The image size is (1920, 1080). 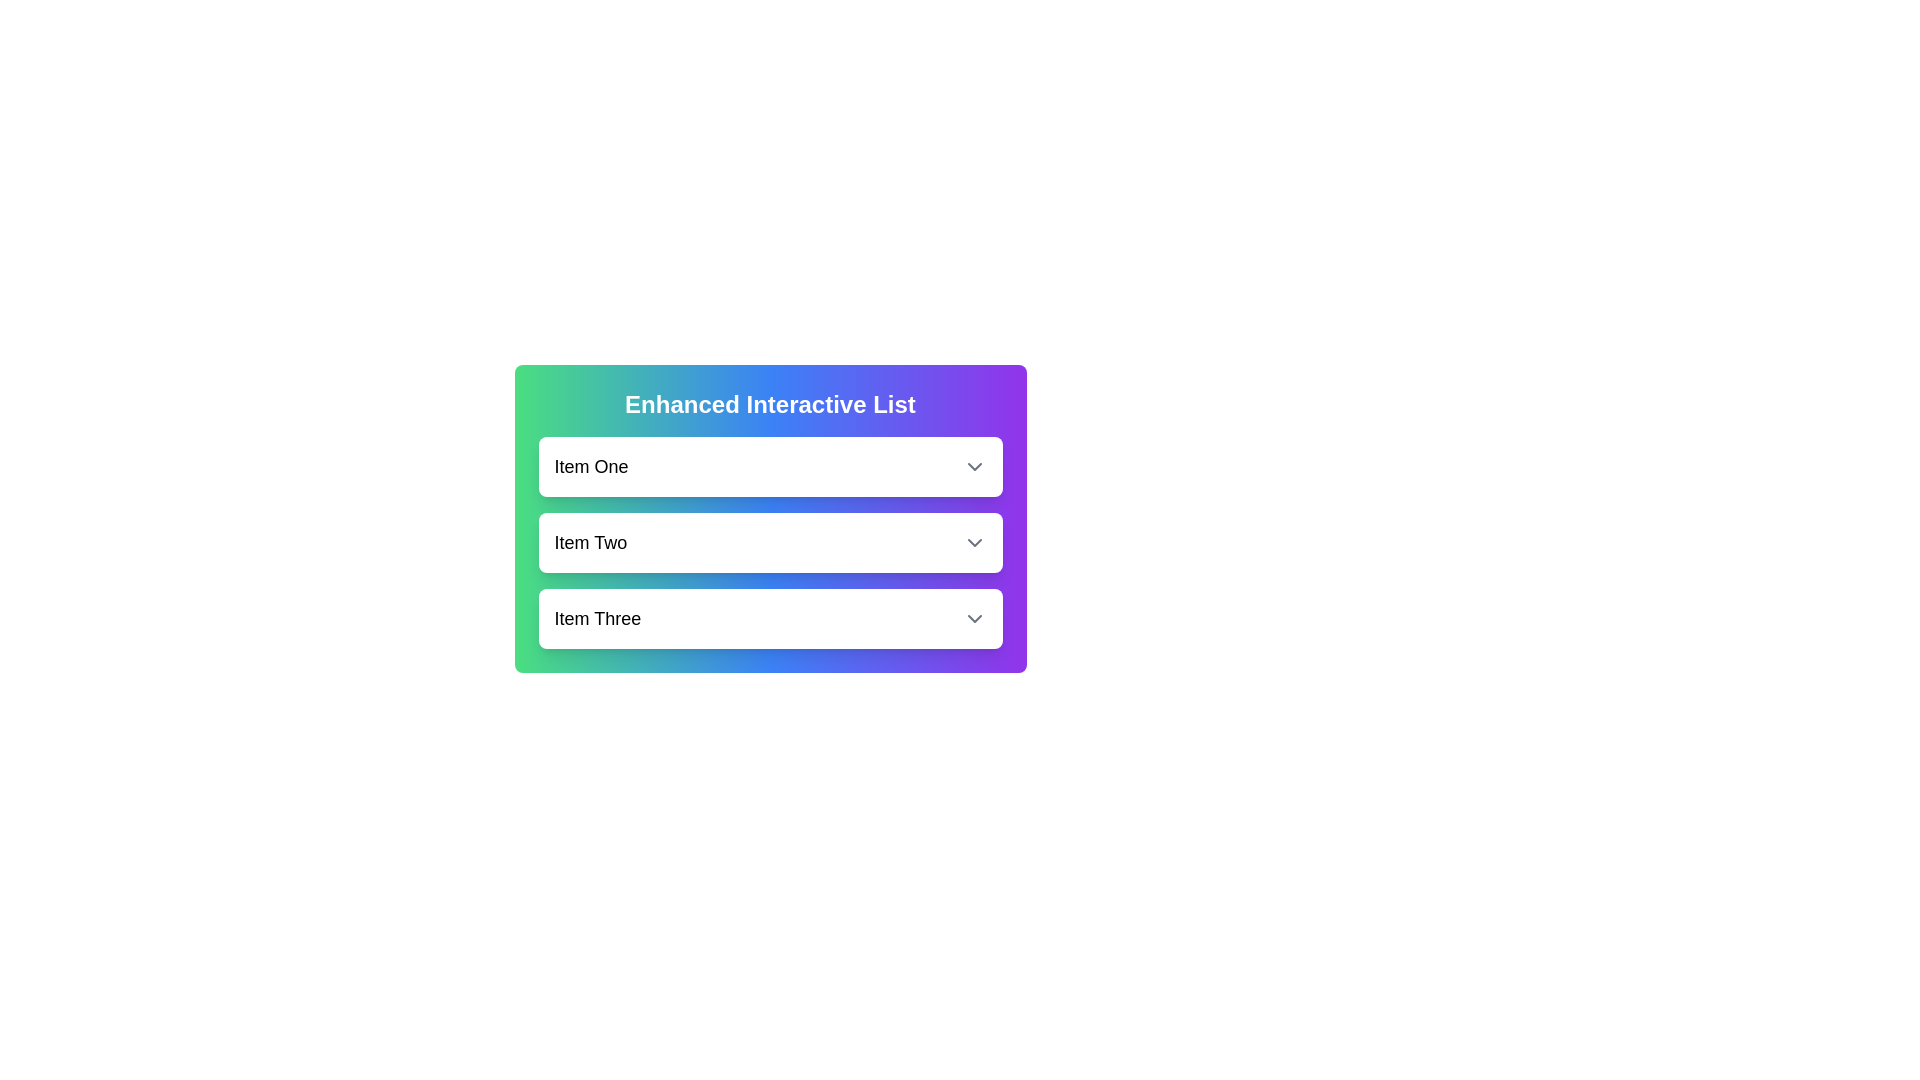 I want to click on the first dropdown item labeled 'Item One', so click(x=769, y=466).